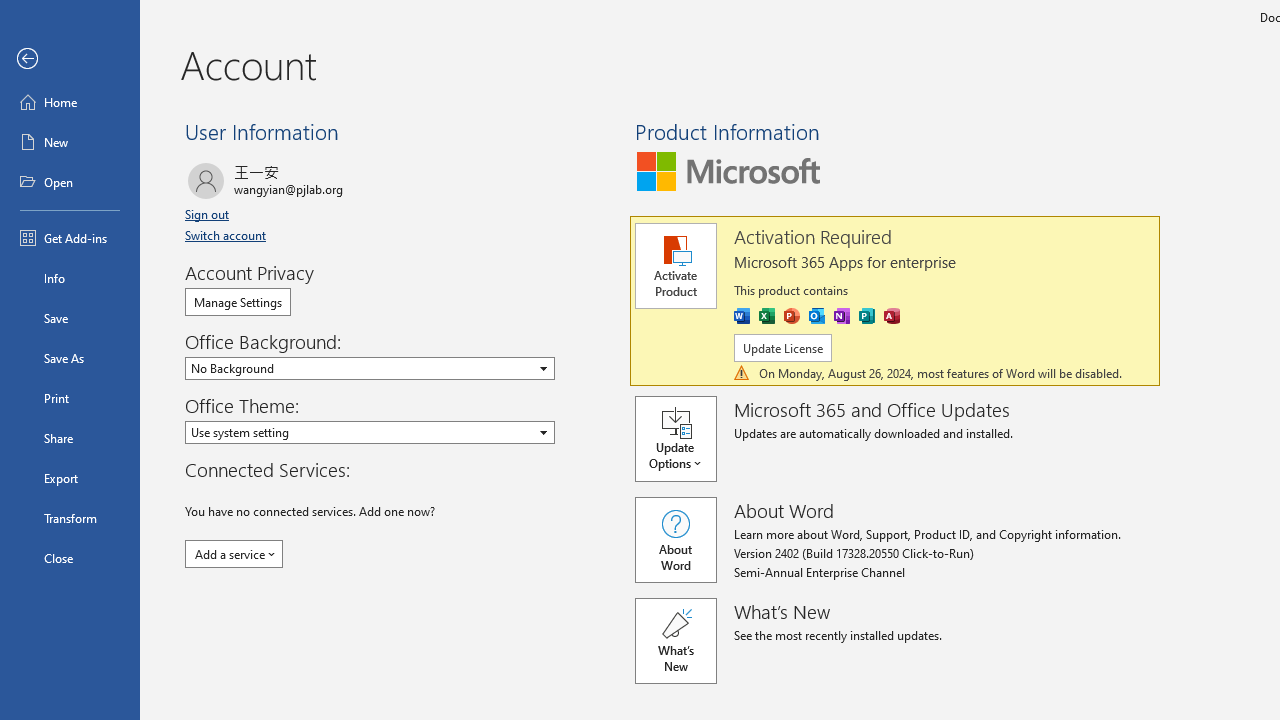  What do you see at coordinates (69, 58) in the screenshot?
I see `'Back'` at bounding box center [69, 58].